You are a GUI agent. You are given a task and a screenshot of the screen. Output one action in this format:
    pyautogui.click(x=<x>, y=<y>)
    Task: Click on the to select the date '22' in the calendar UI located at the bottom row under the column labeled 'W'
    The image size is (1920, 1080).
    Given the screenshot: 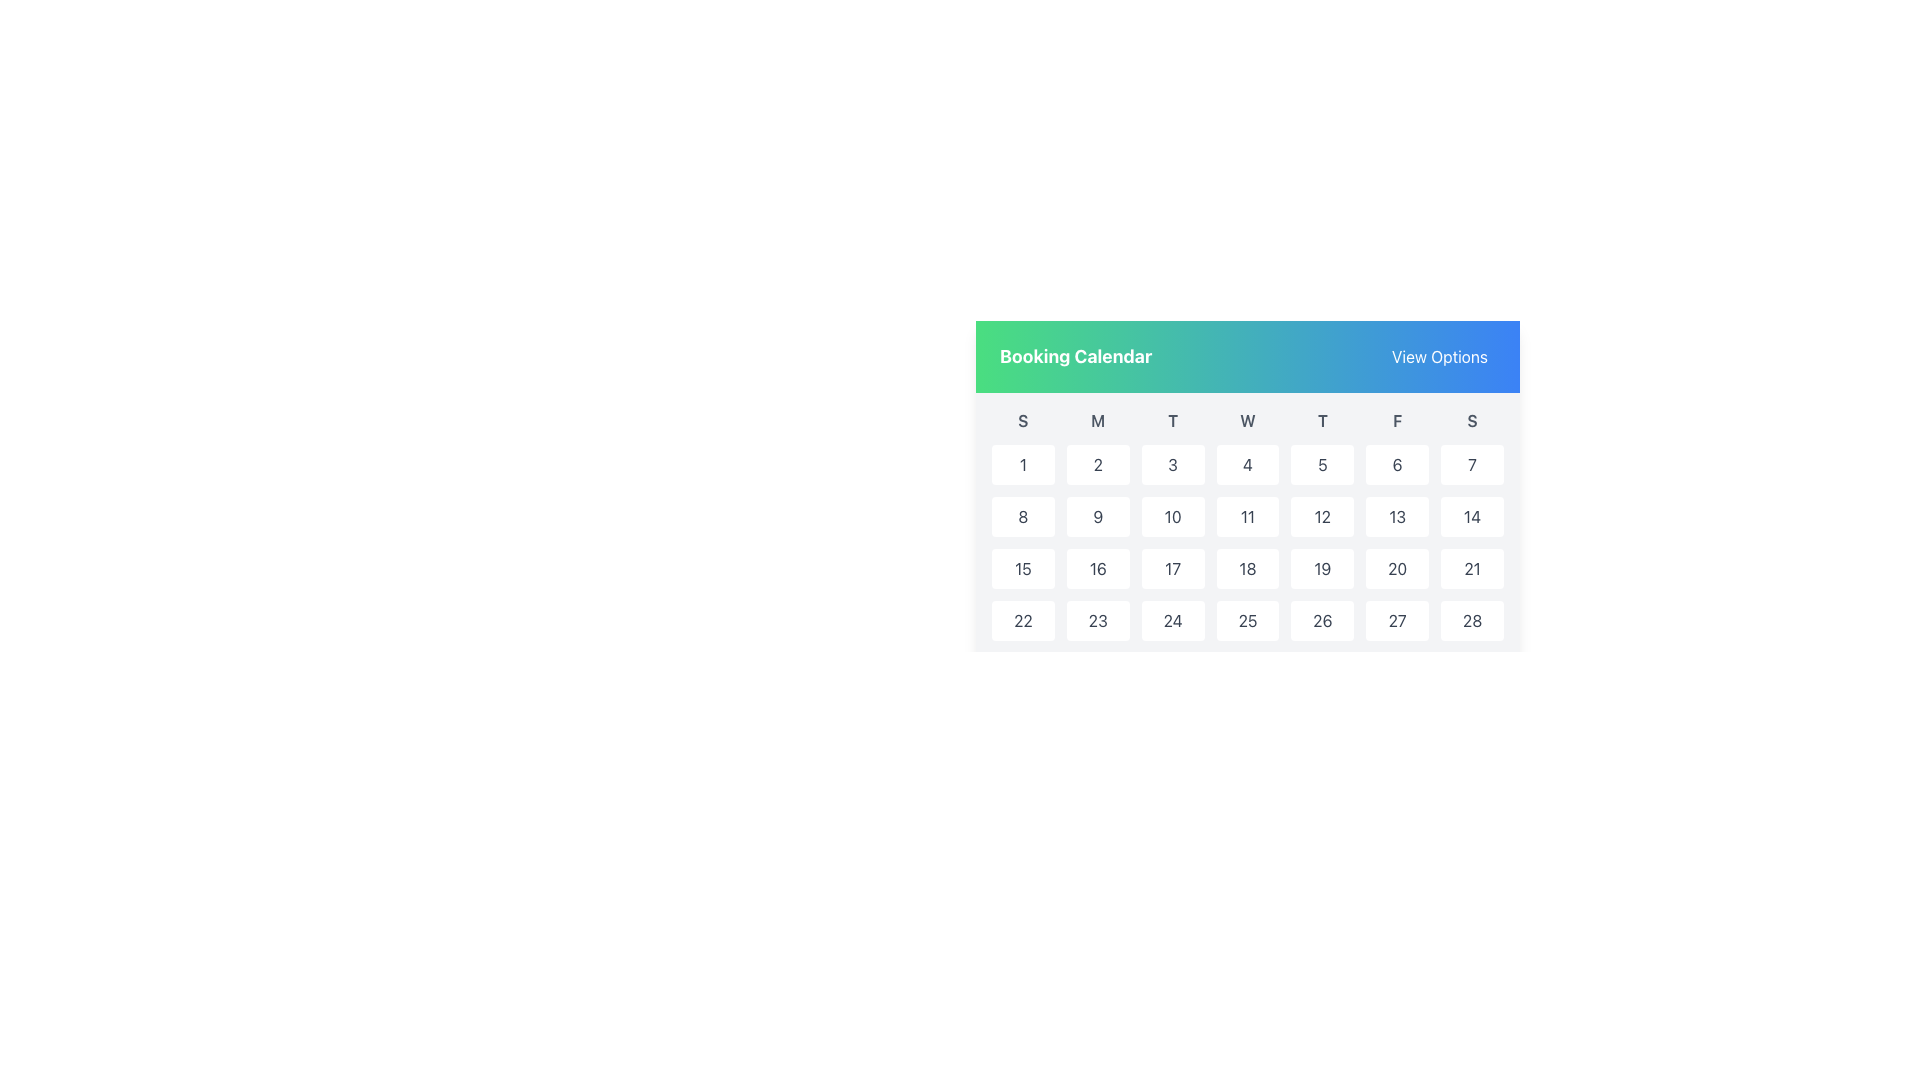 What is the action you would take?
    pyautogui.click(x=1023, y=620)
    